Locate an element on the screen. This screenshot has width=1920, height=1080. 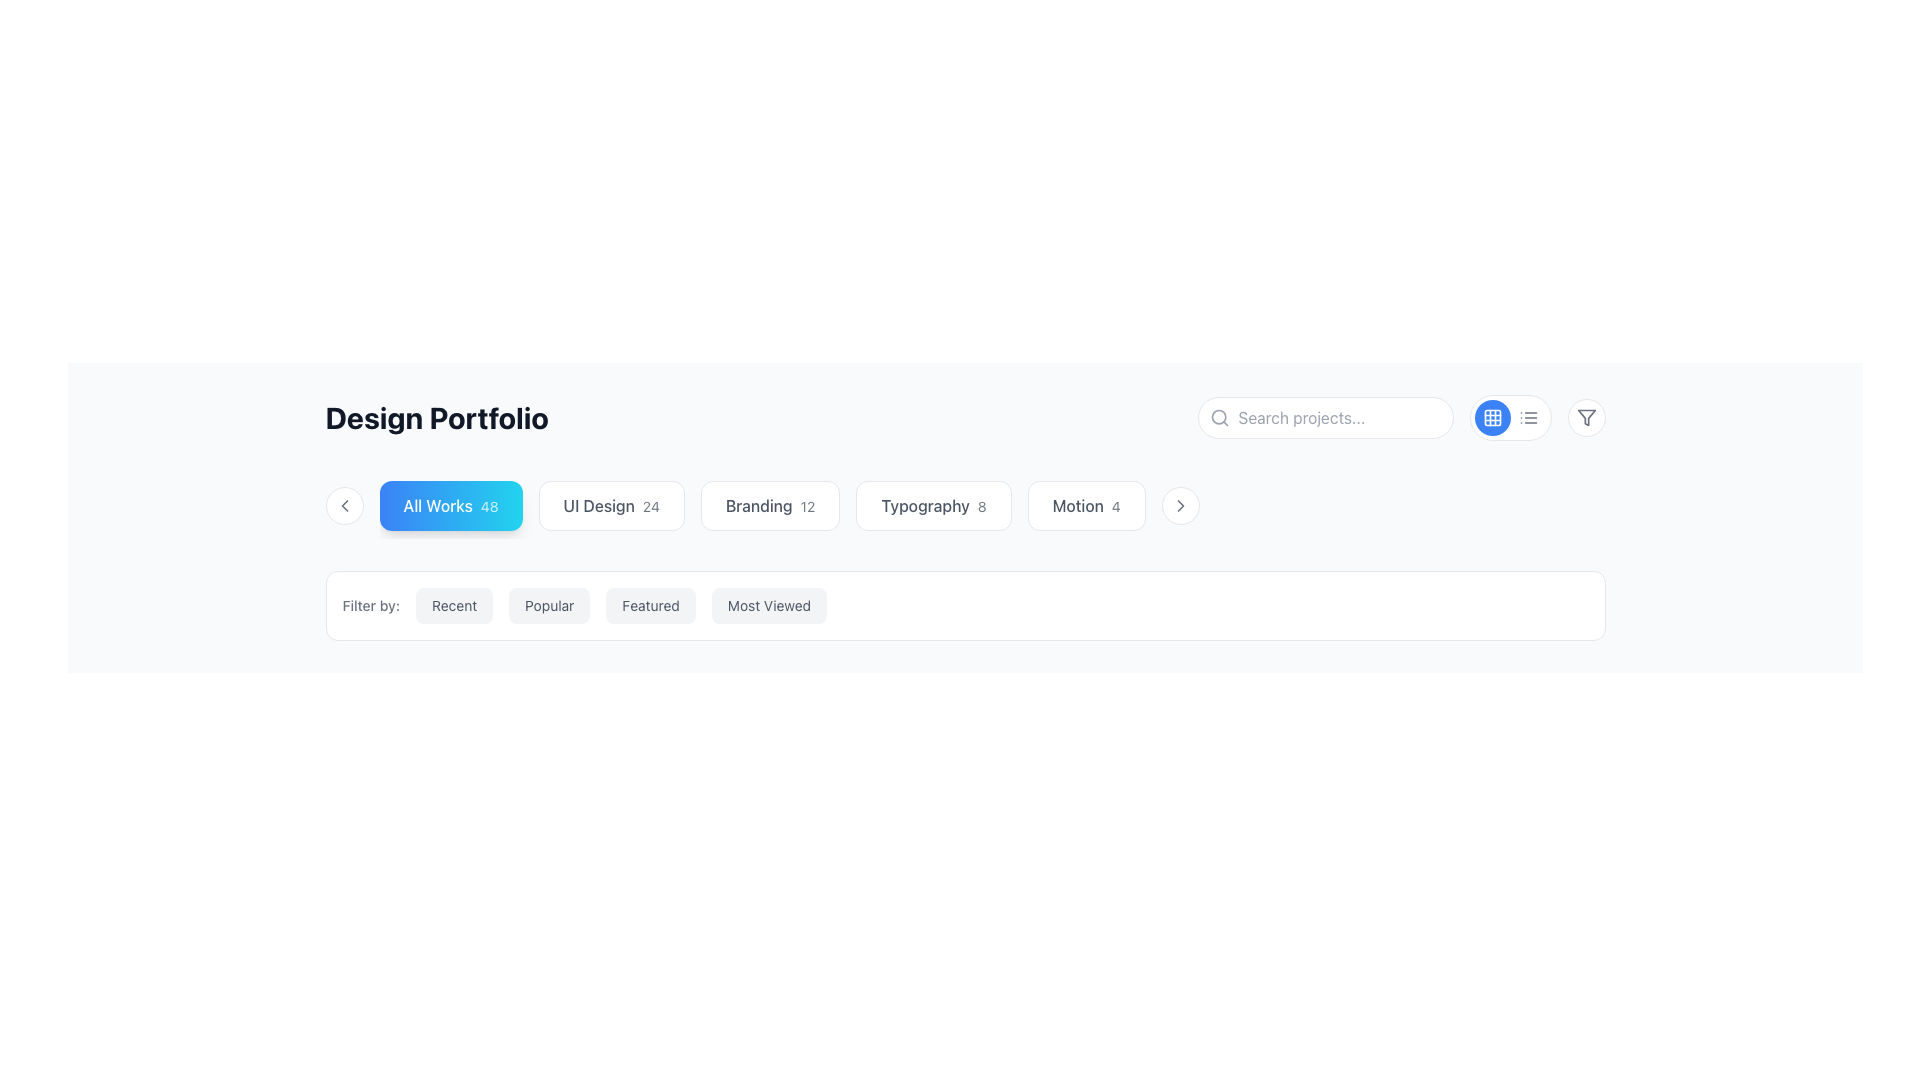
the list view icon button, which is a small icon composed of three horizontal lines resembling a menu symbol, located near the top right corner of the interface is located at coordinates (1527, 416).